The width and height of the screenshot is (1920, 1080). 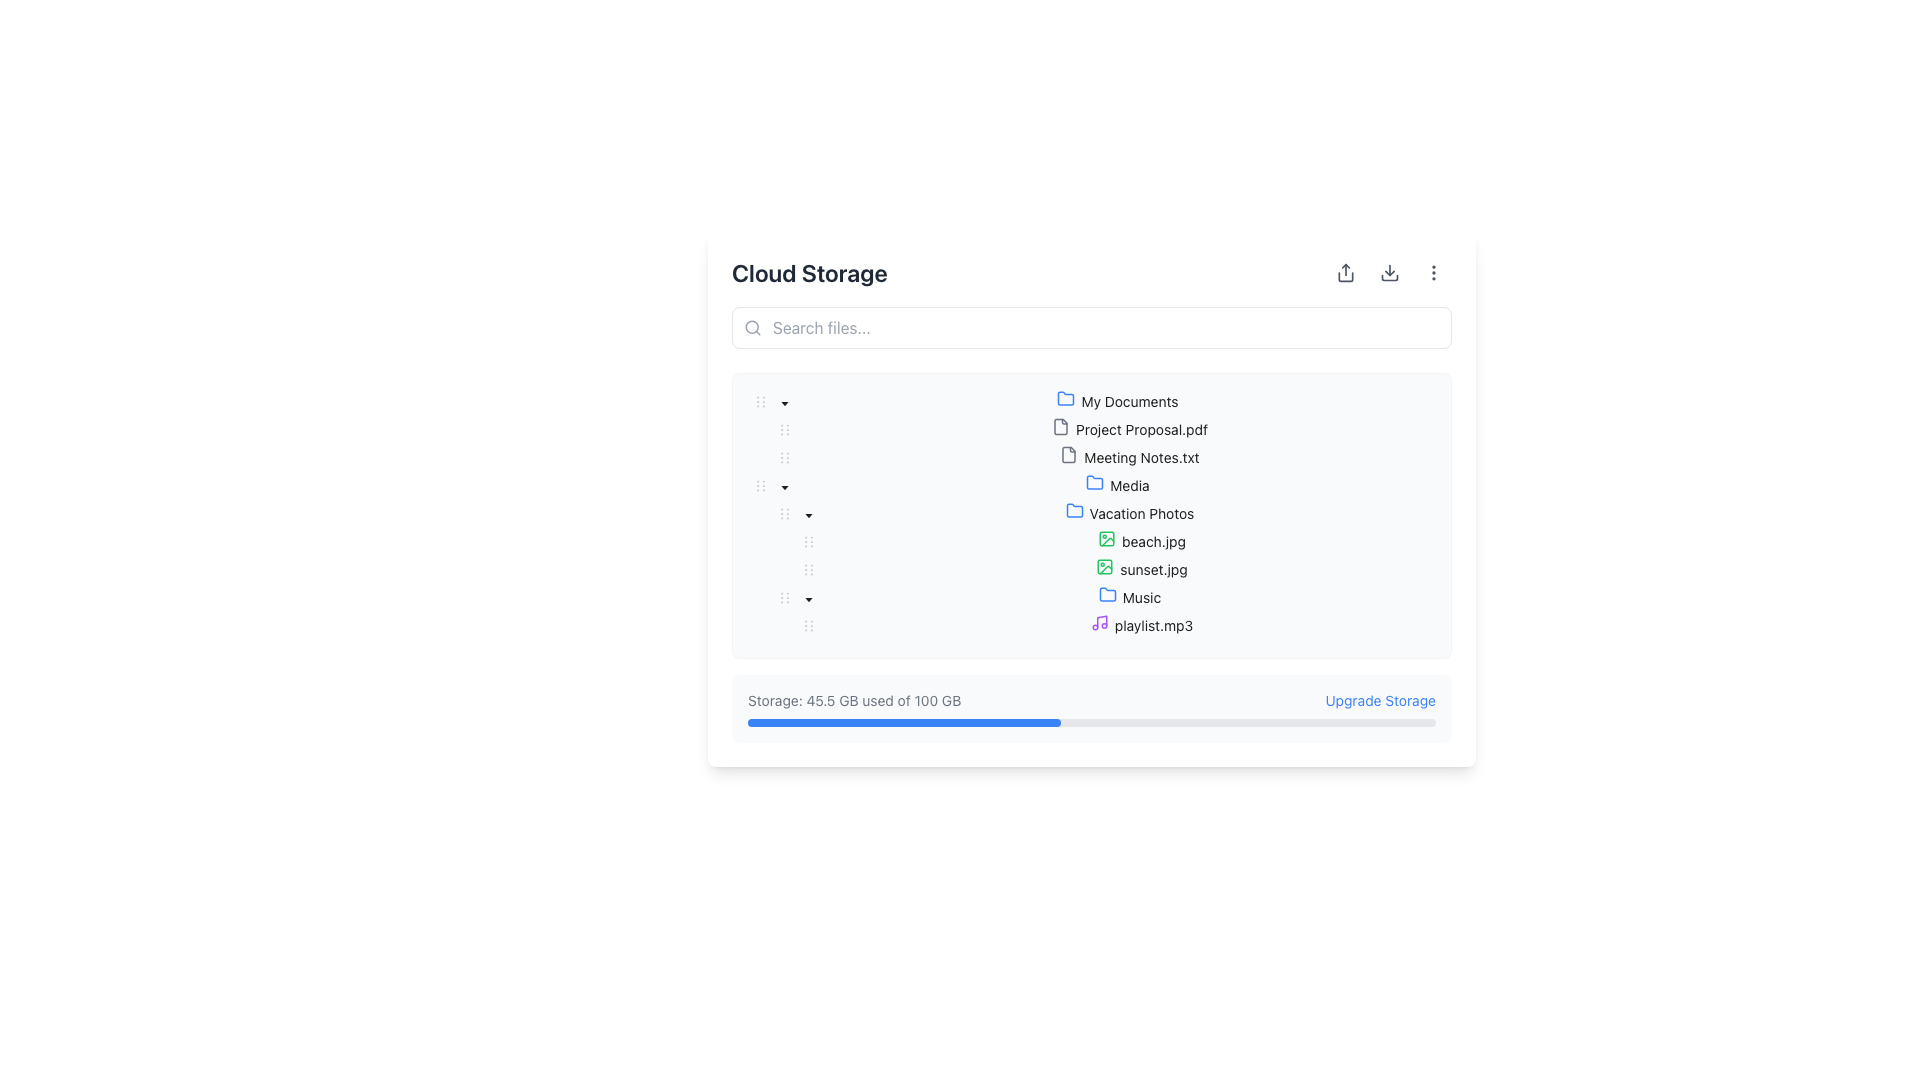 What do you see at coordinates (1142, 512) in the screenshot?
I see `the 'Vacation Photos' text label in the file navigation interface` at bounding box center [1142, 512].